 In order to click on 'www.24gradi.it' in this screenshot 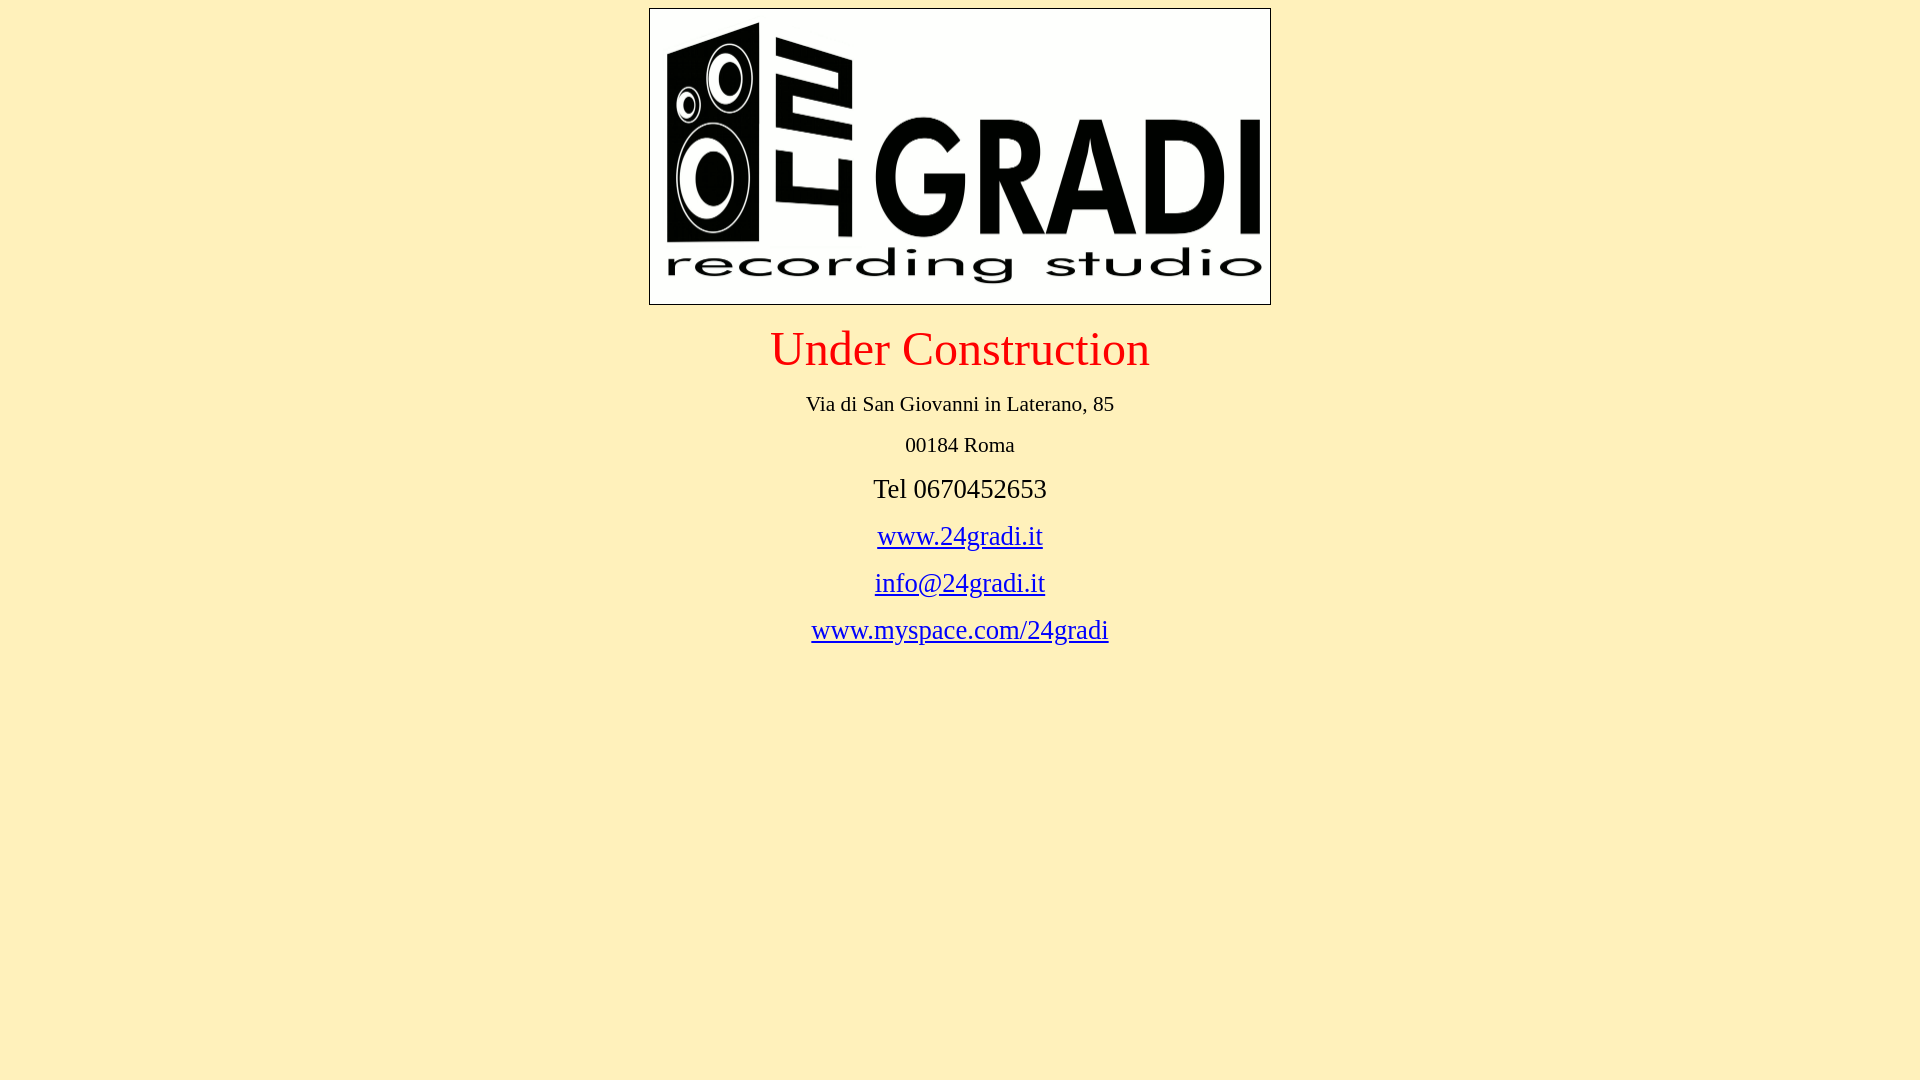, I will do `click(877, 535)`.